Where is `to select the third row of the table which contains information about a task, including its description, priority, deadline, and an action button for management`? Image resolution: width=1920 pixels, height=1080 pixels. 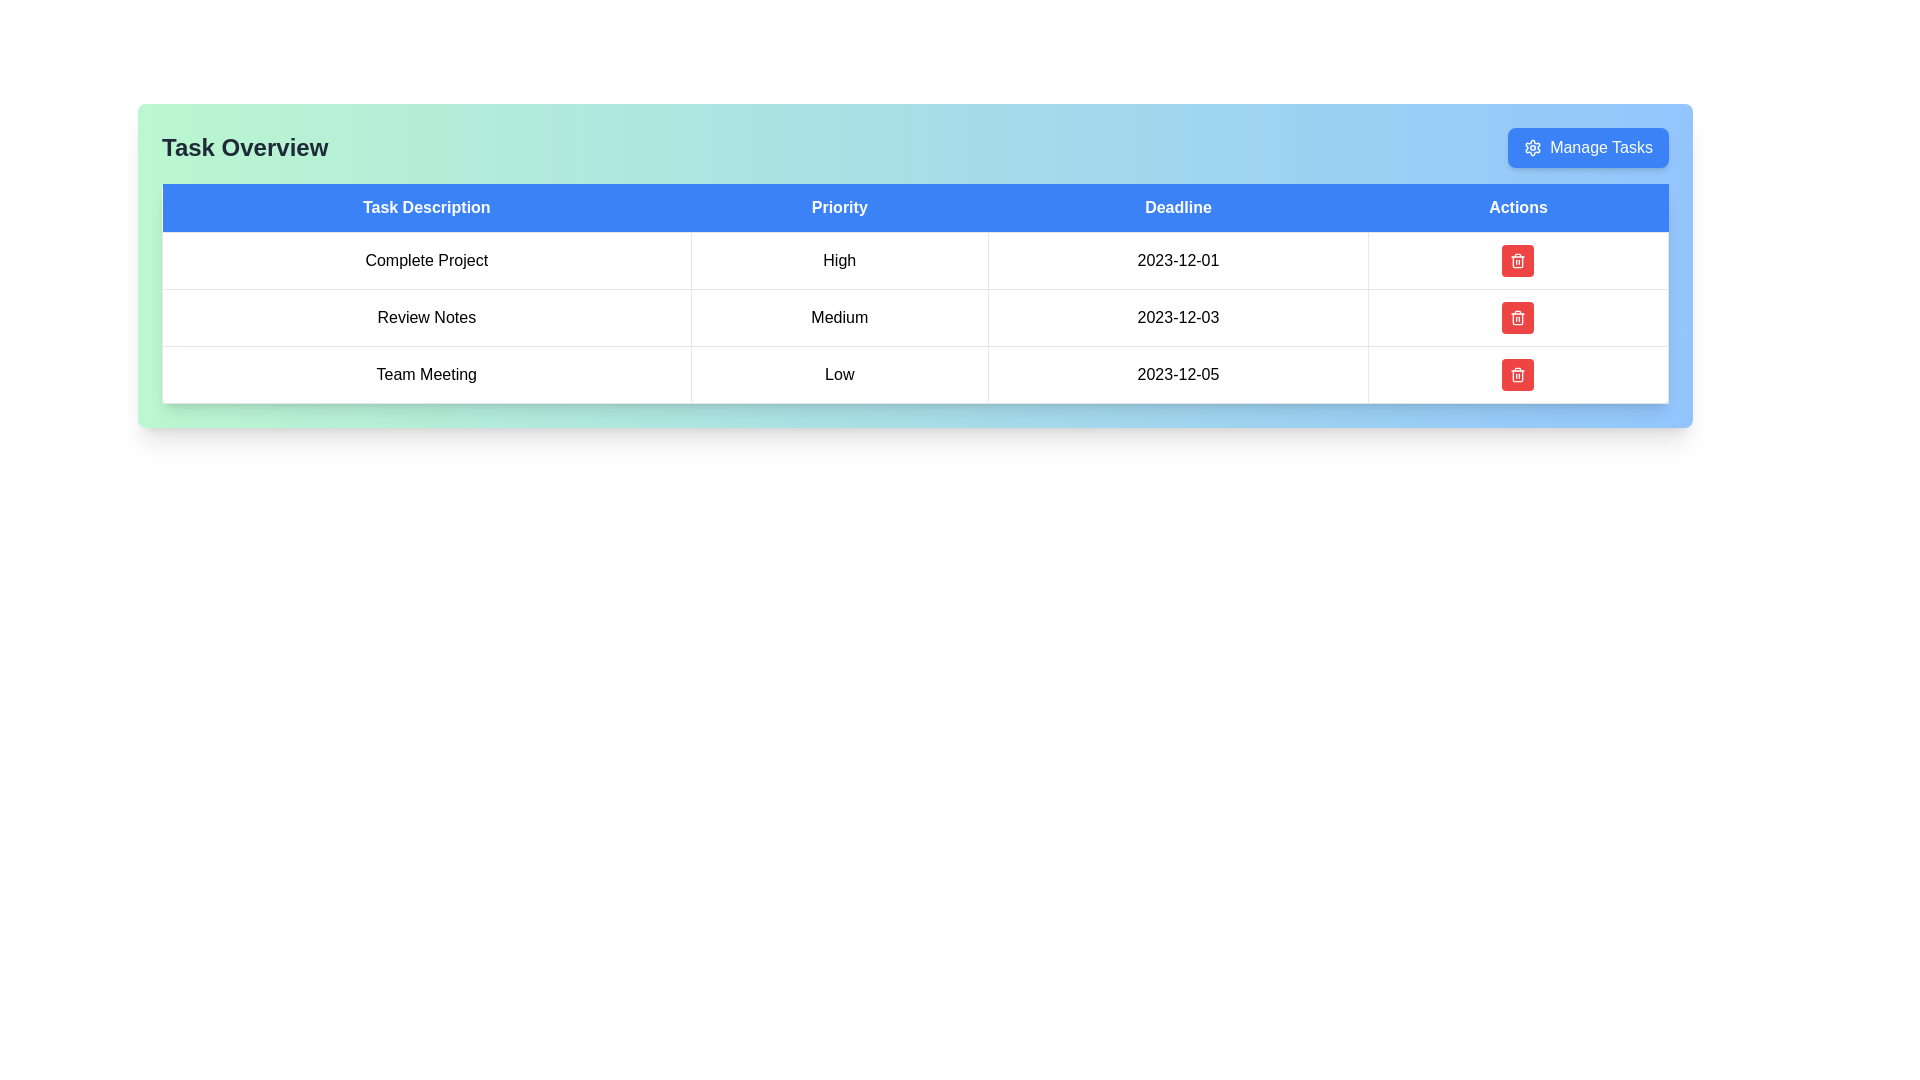 to select the third row of the table which contains information about a task, including its description, priority, deadline, and an action button for management is located at coordinates (914, 374).